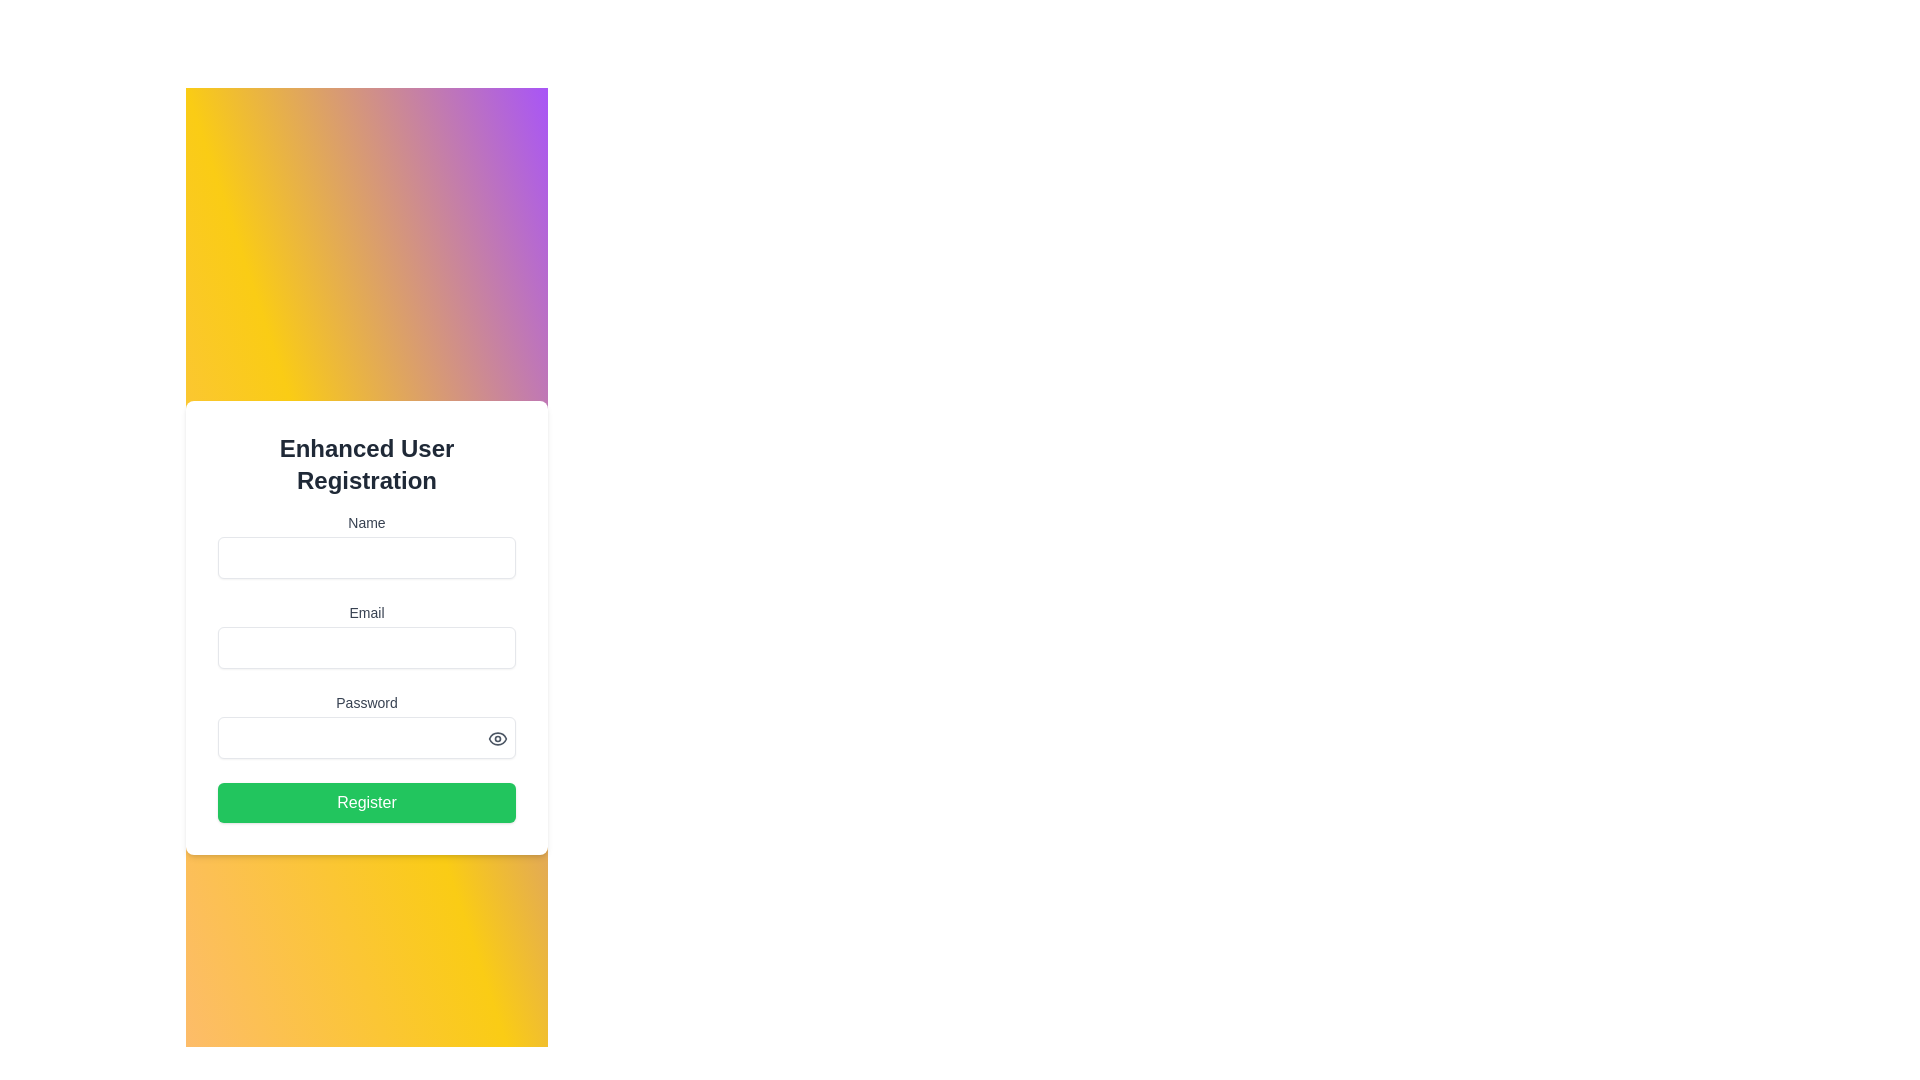 The image size is (1920, 1080). I want to click on the toggle visibility button for the password field in the Enhanced User Registration form, so click(498, 739).